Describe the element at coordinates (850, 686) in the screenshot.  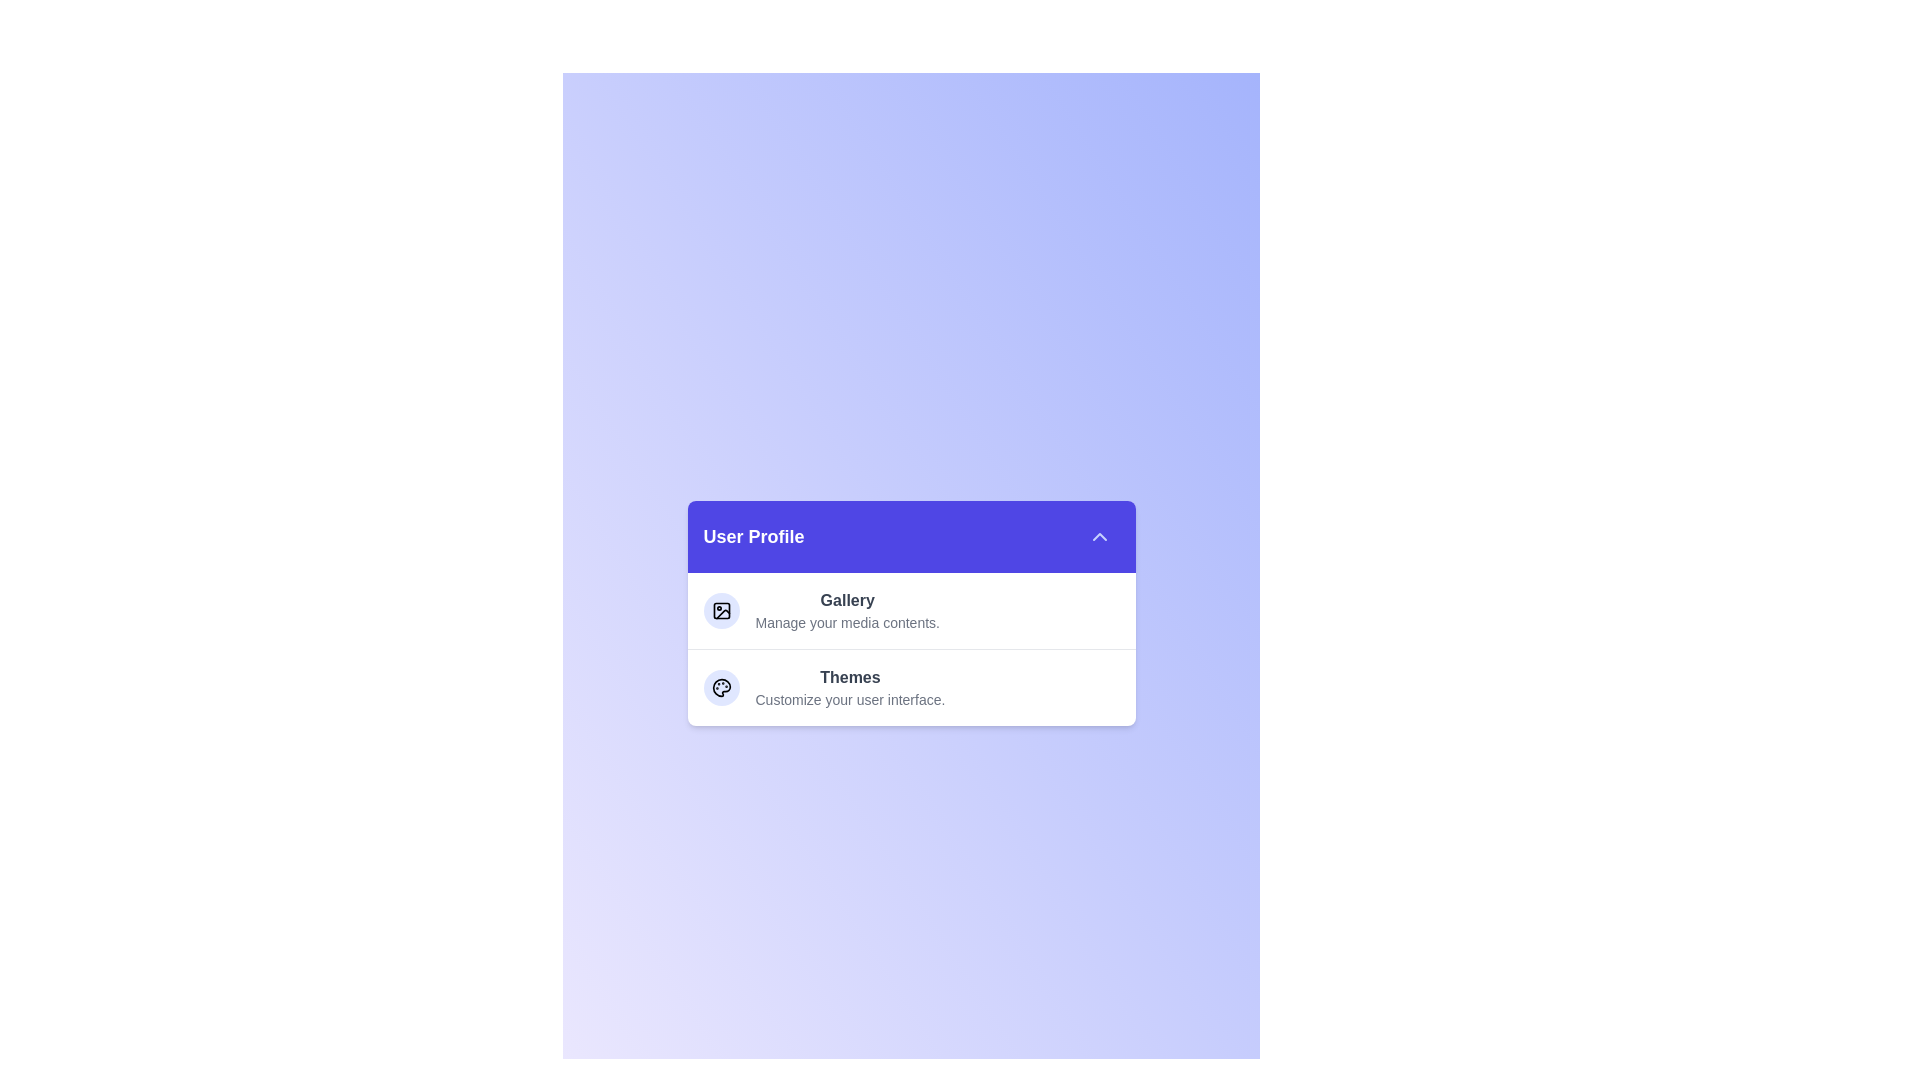
I see `the menu option Themes by clicking on it` at that location.